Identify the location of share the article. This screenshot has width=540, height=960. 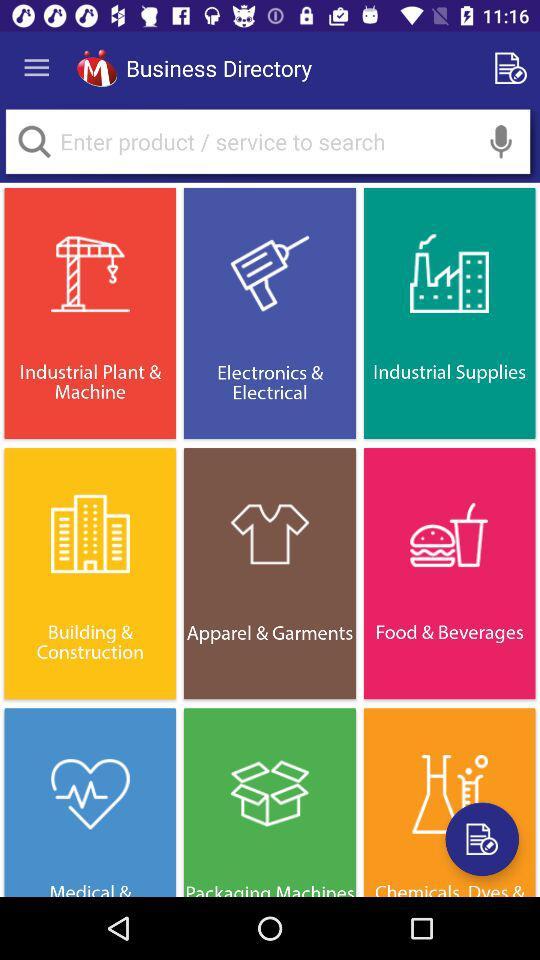
(481, 839).